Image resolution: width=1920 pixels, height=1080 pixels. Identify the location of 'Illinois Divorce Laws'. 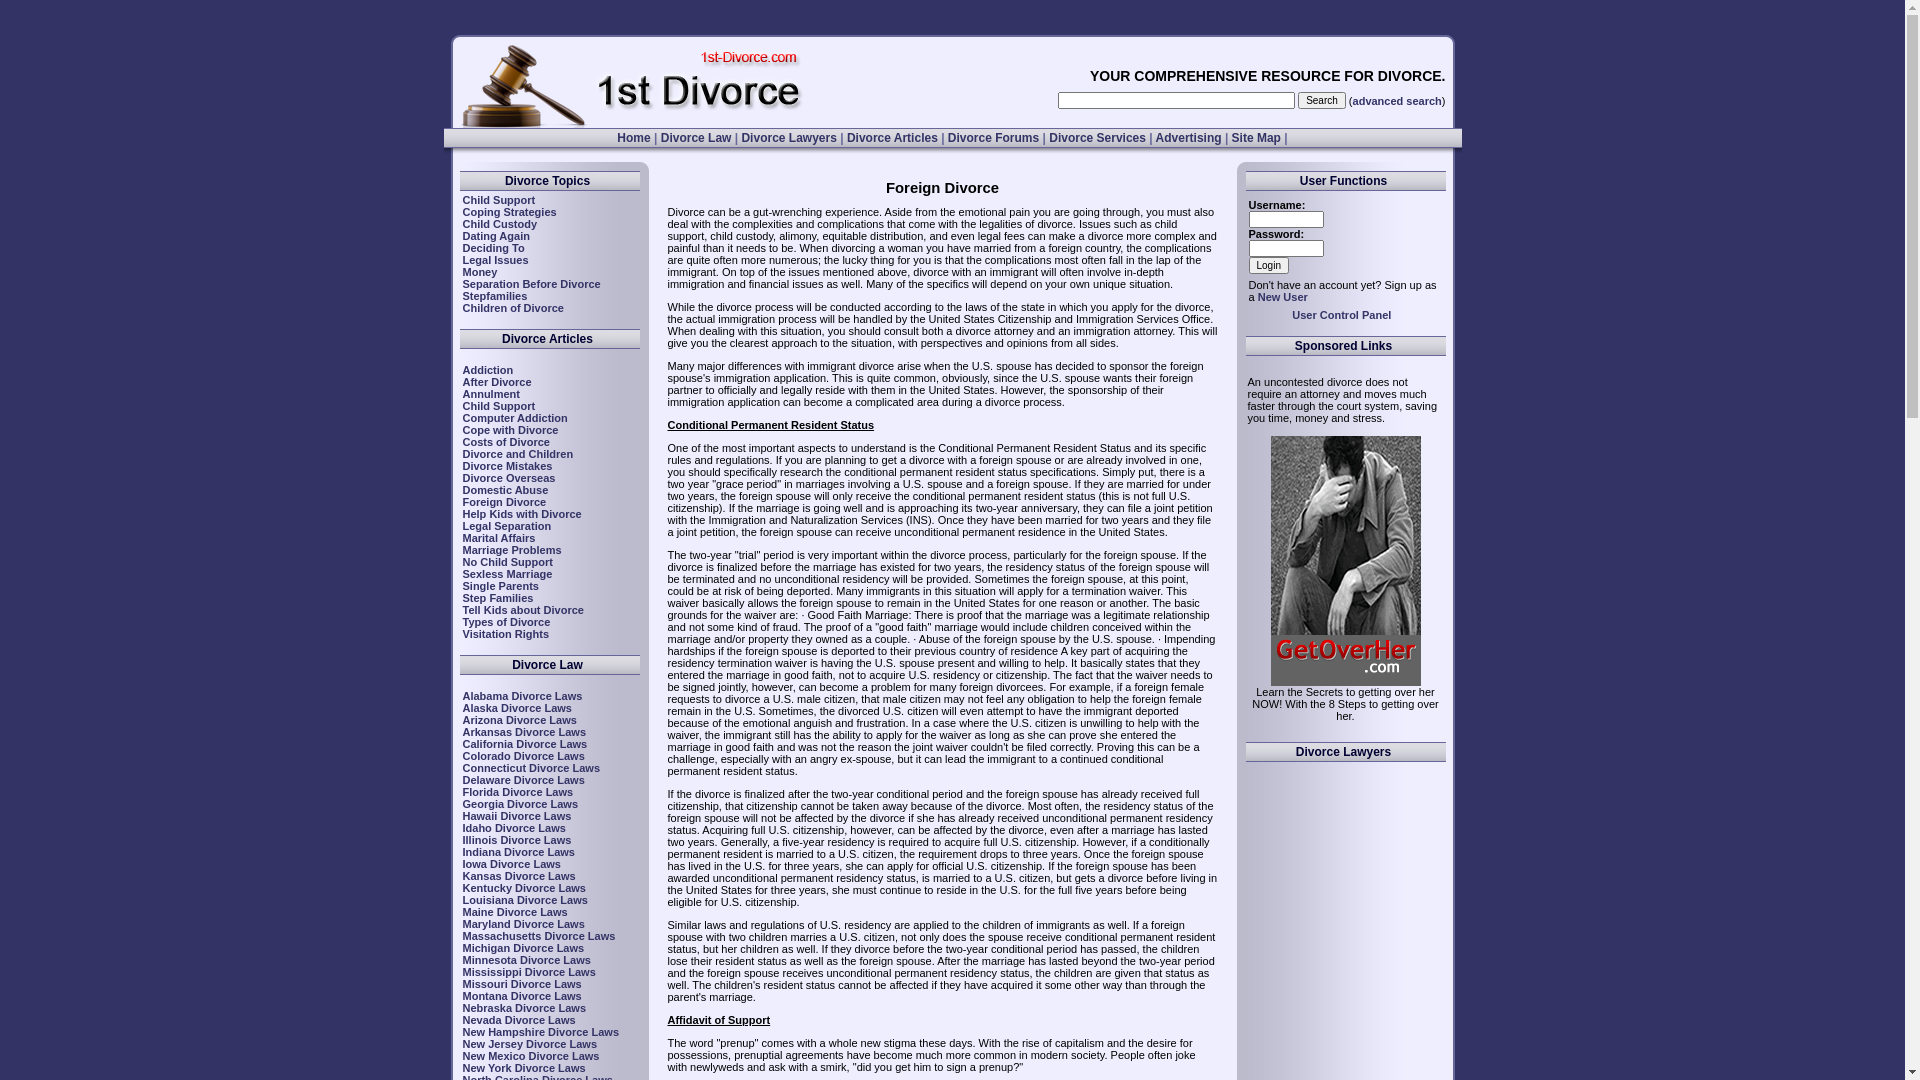
(516, 840).